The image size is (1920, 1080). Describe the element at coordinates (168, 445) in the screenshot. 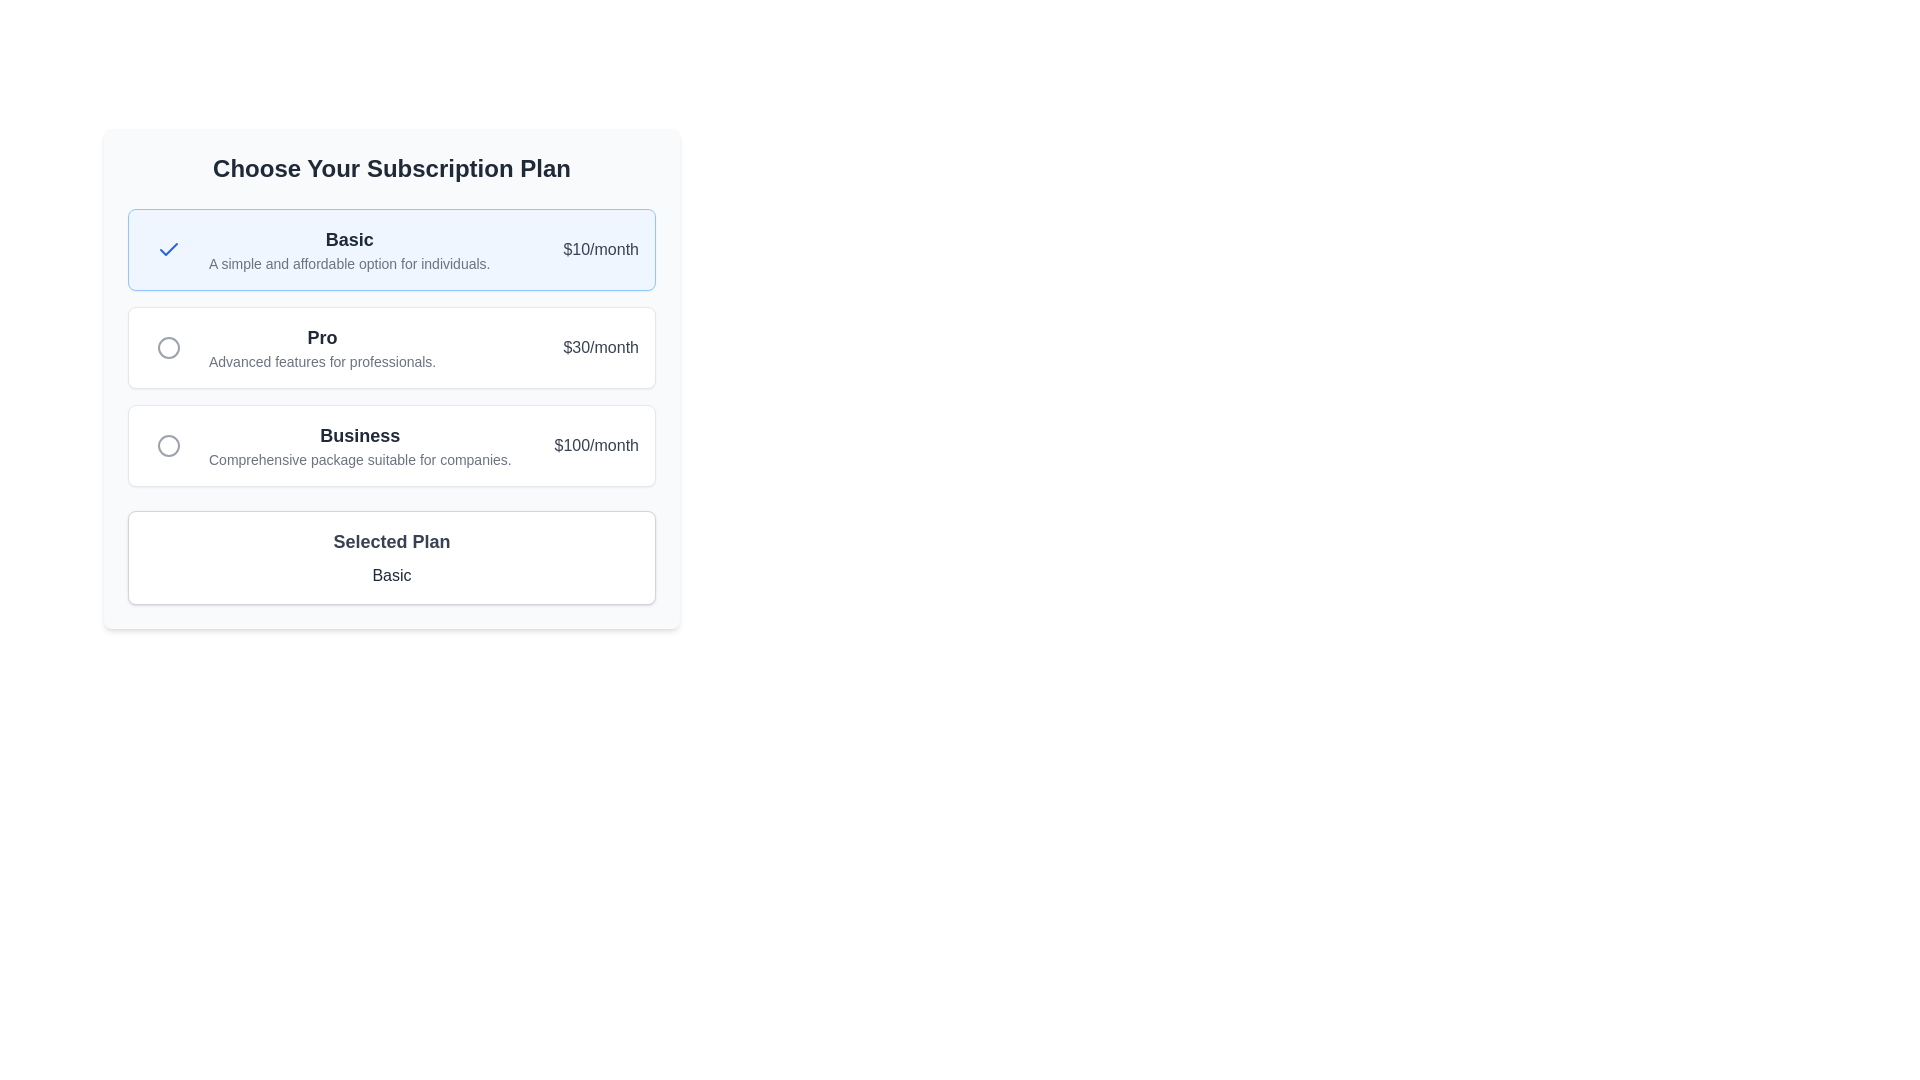

I see `the radio button located at the top-left corner of the 'Business' selection card` at that location.